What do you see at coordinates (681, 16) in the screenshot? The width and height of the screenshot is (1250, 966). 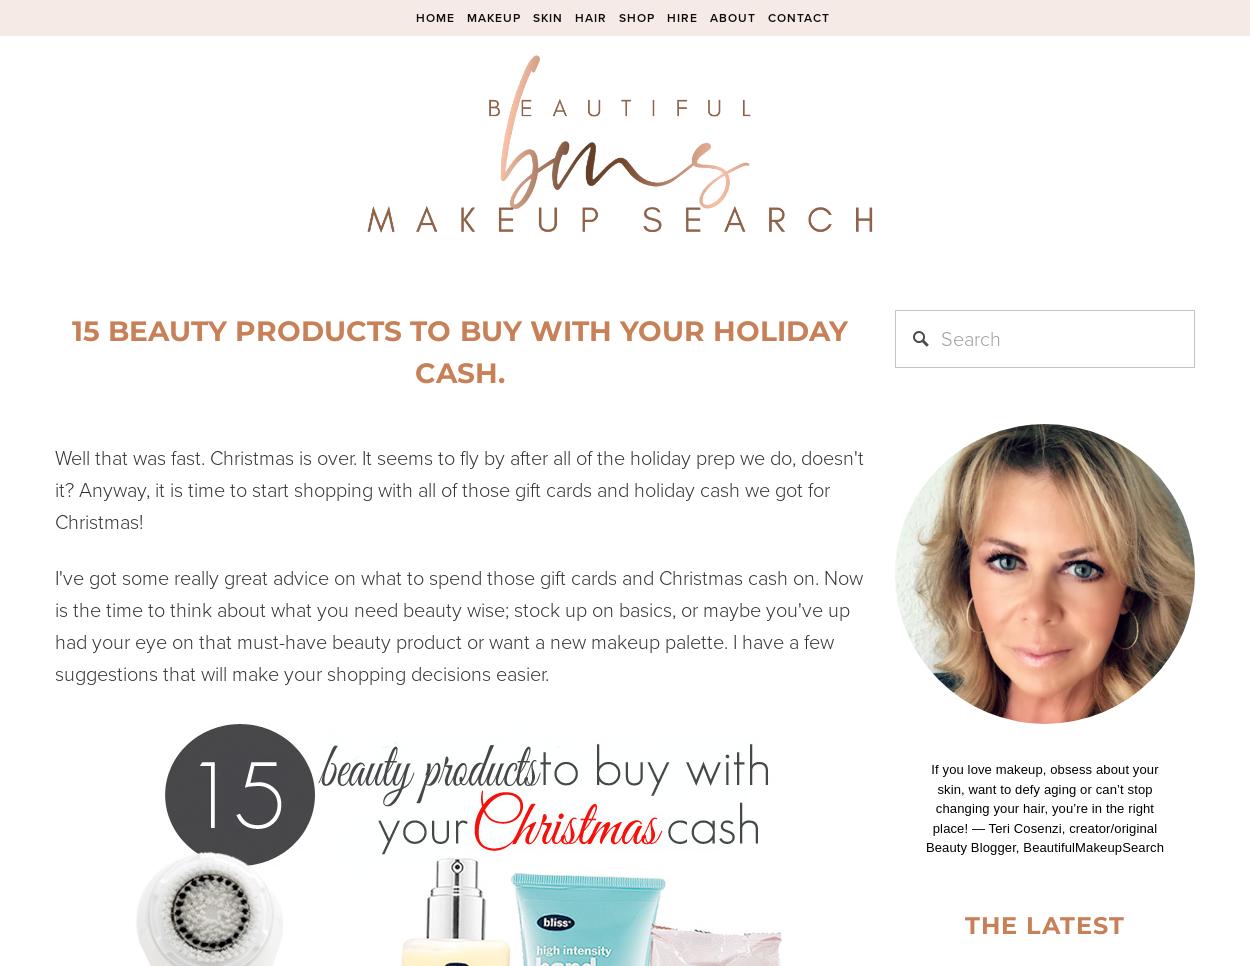 I see `'Hire'` at bounding box center [681, 16].